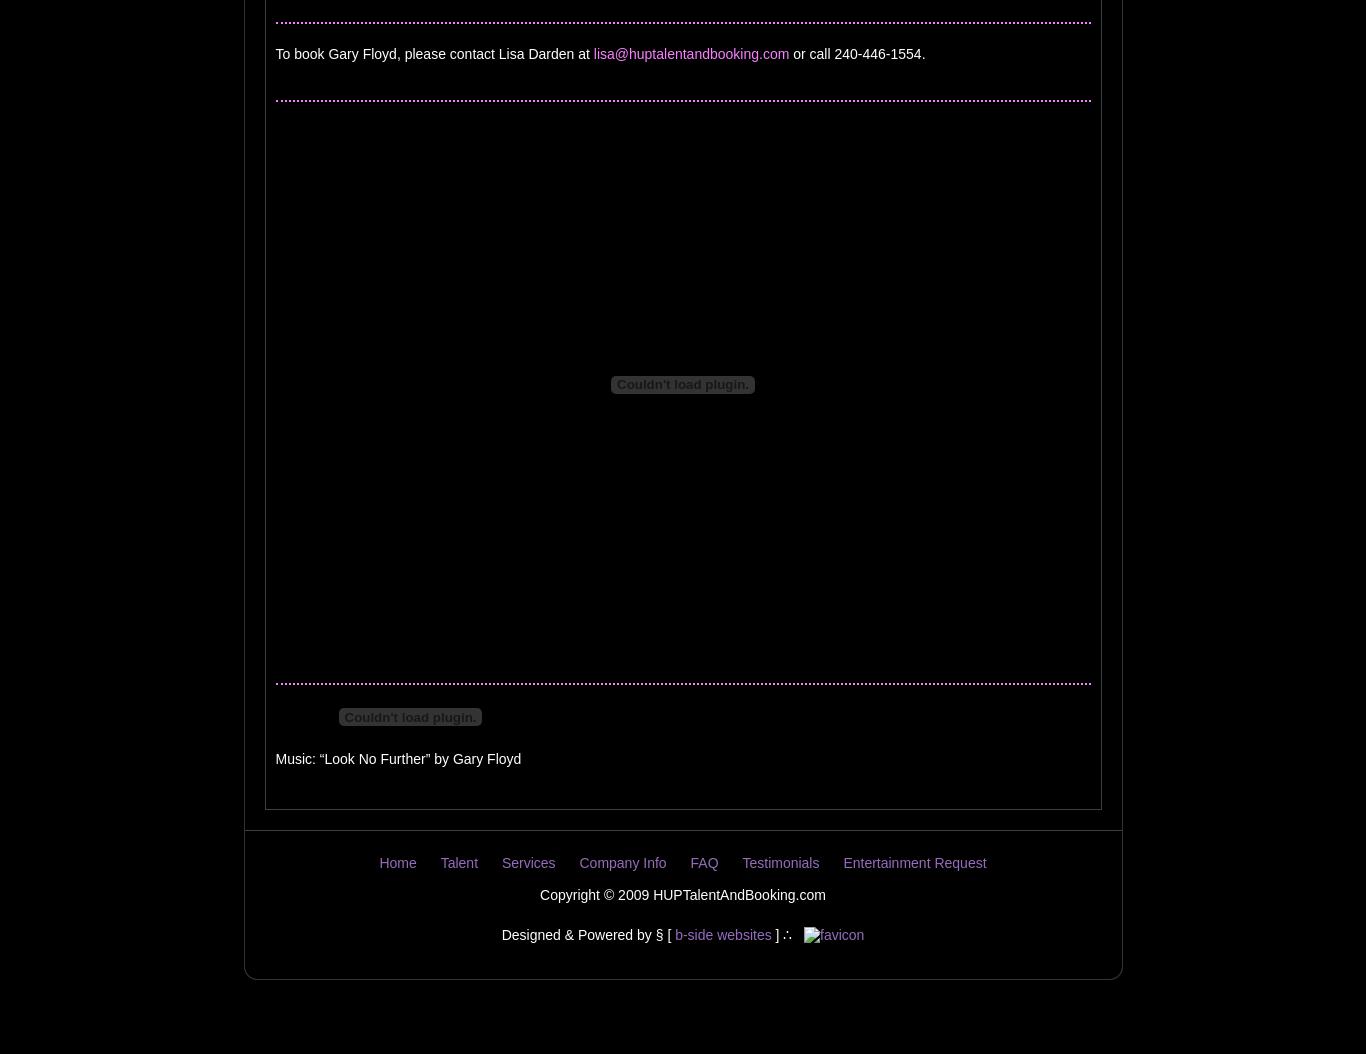 Image resolution: width=1366 pixels, height=1054 pixels. What do you see at coordinates (914, 863) in the screenshot?
I see `'Entertainment Request'` at bounding box center [914, 863].